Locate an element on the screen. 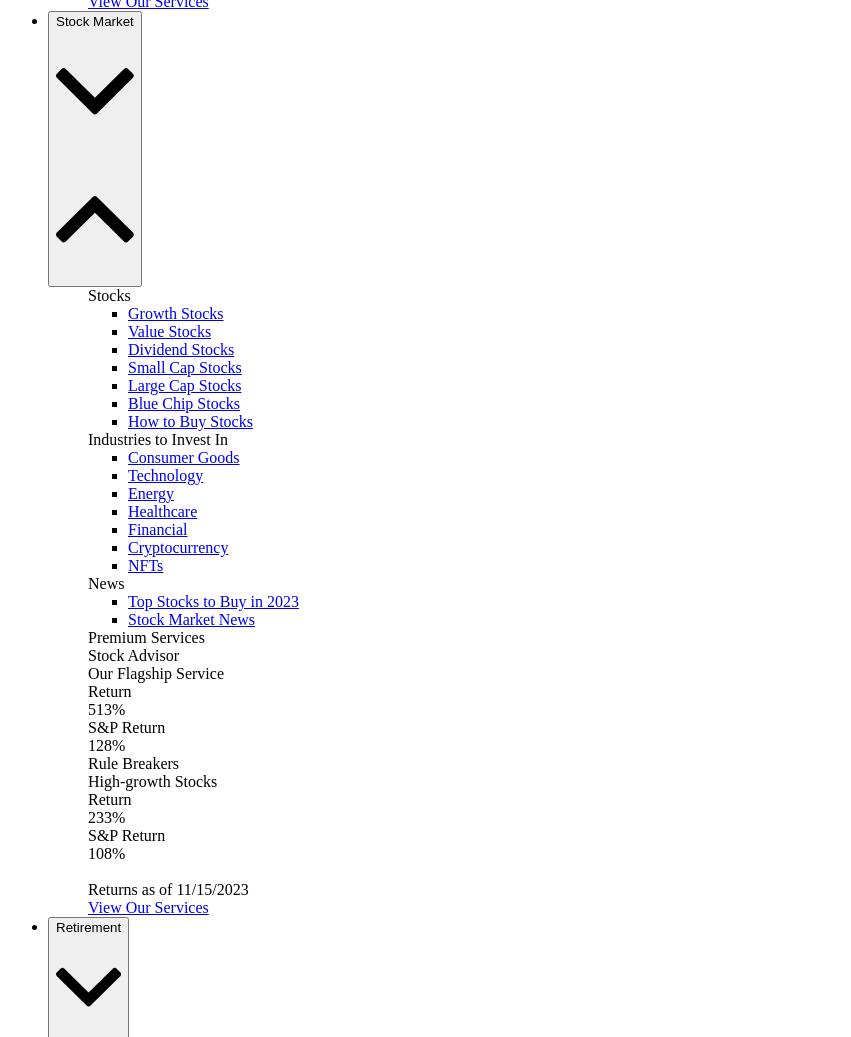  'Returns as of 11/15/2023' is located at coordinates (86, 889).